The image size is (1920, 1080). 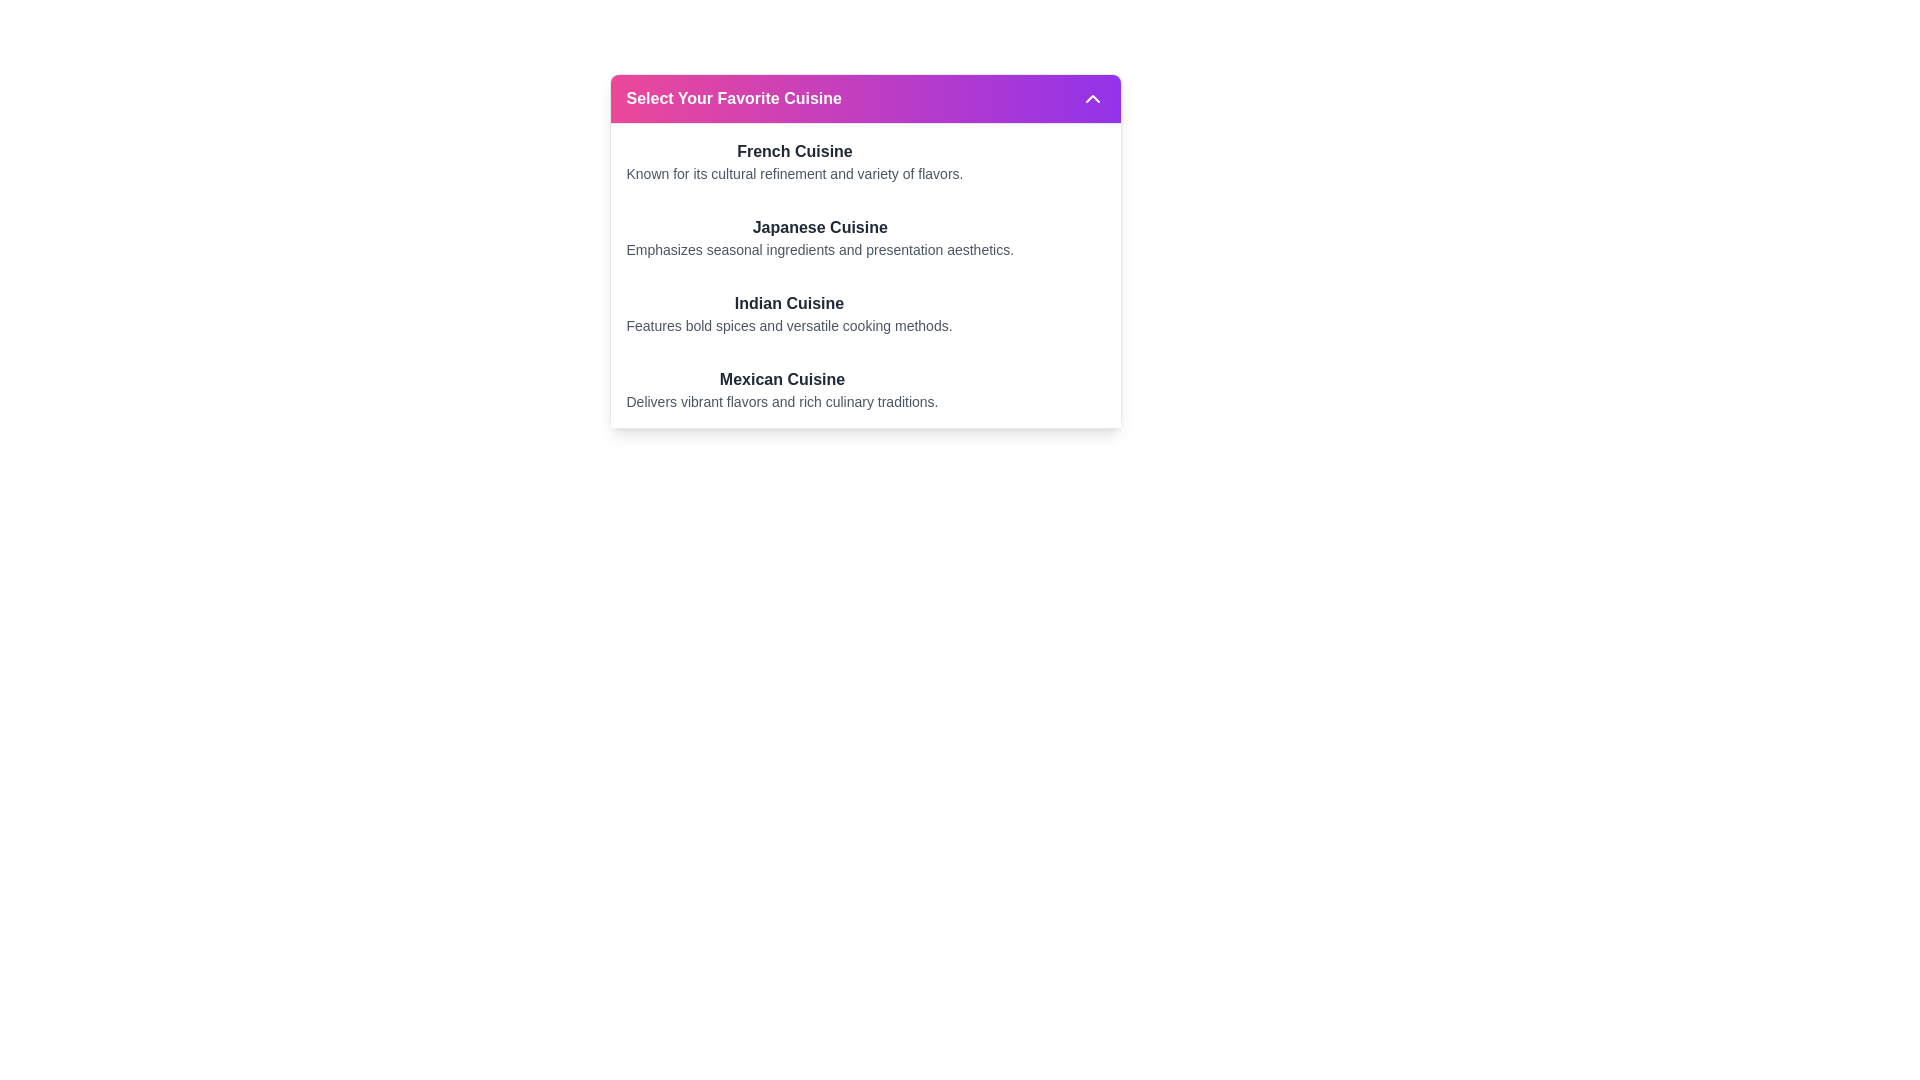 I want to click on displayed text of the Informational display block located between 'Japanese Cuisine' and 'Mexican Cuisine' under the header 'Select Your Favorite Cuisine.', so click(x=865, y=313).